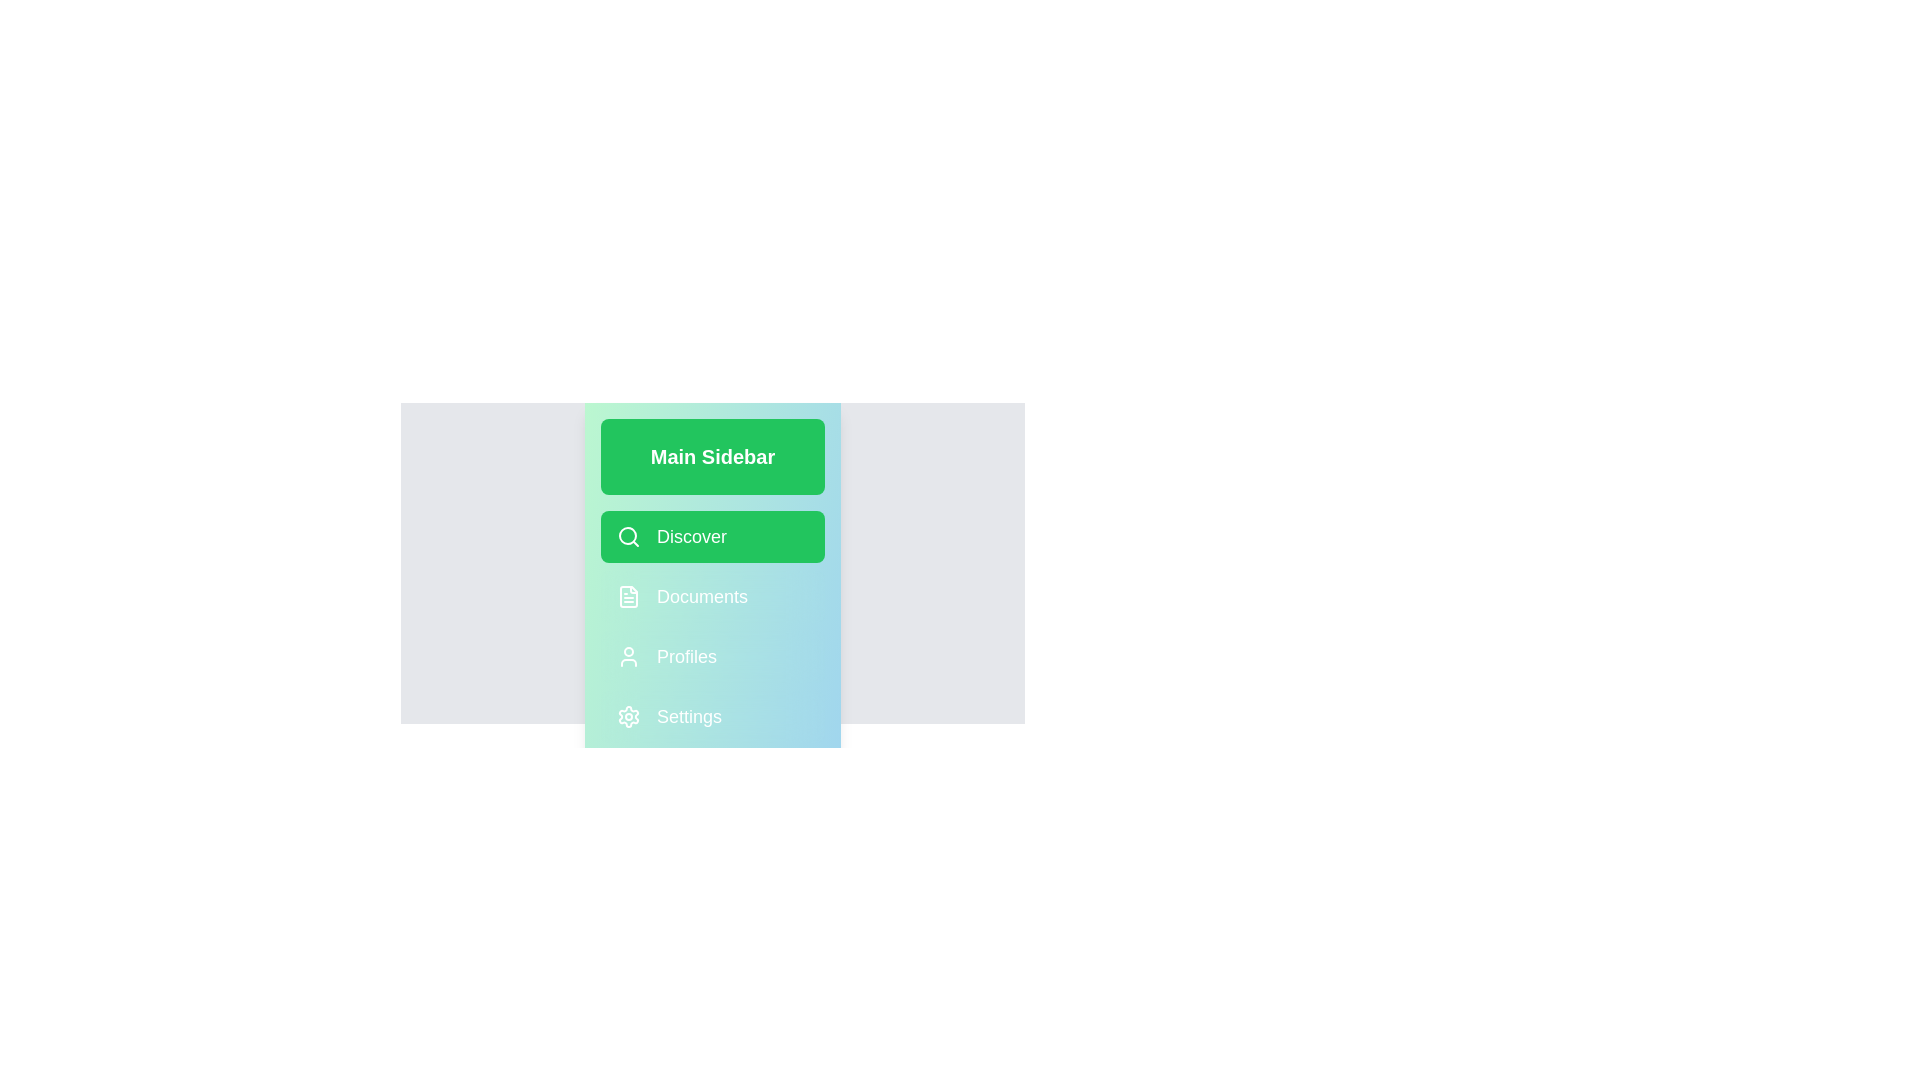  Describe the element at coordinates (713, 535) in the screenshot. I see `the 'Discover' button located on the sidebar, directly below the 'Main Sidebar' title` at that location.